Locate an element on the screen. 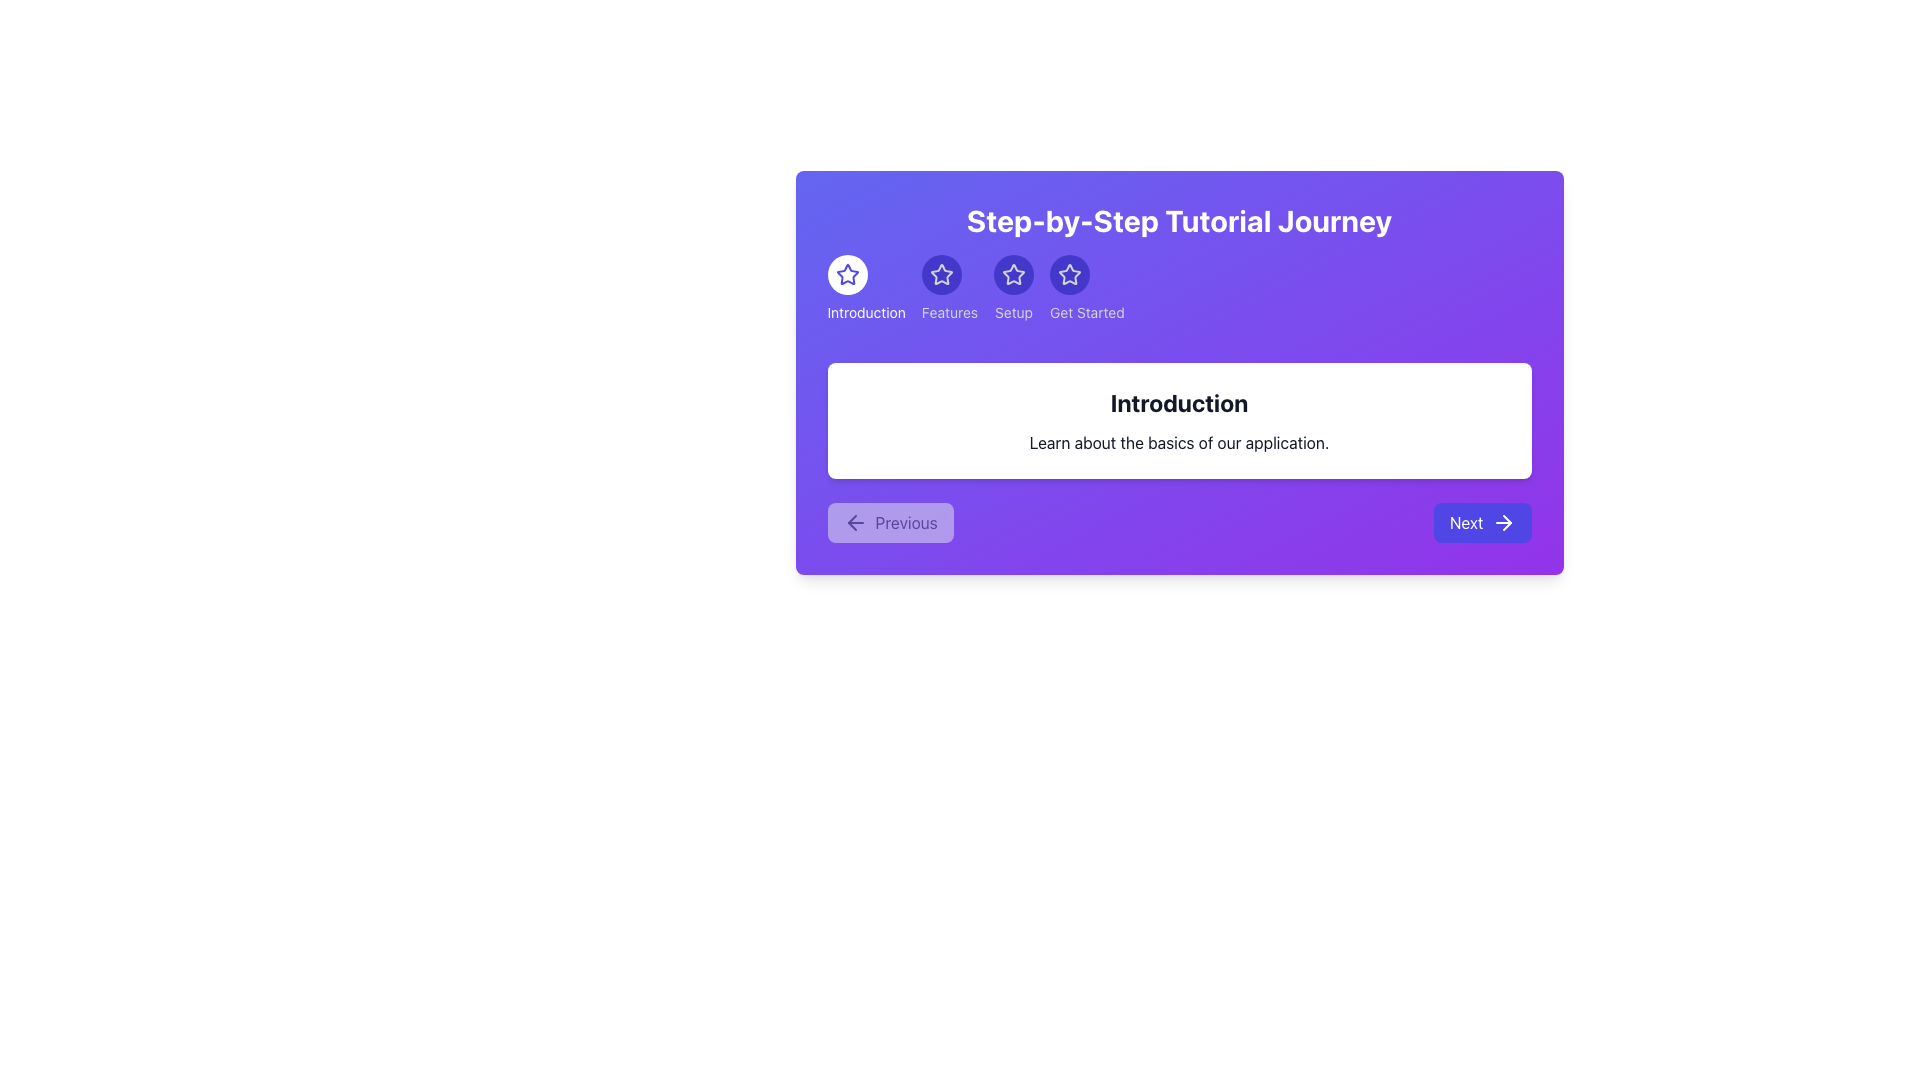 This screenshot has height=1080, width=1920. the blue star icon with a white border, which is the second step indicator in the navigation interface, to interact with it is located at coordinates (940, 274).